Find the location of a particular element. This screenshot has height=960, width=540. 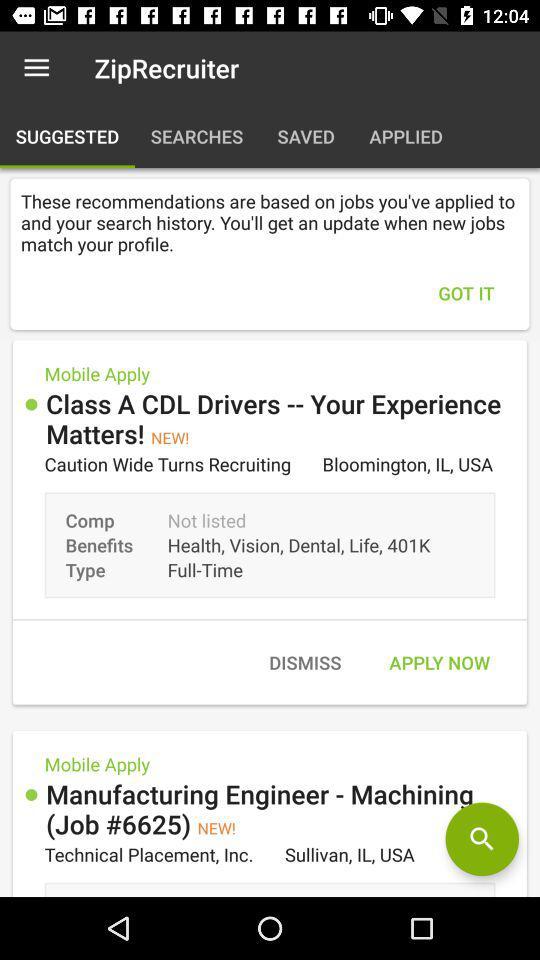

the search icon is located at coordinates (481, 839).